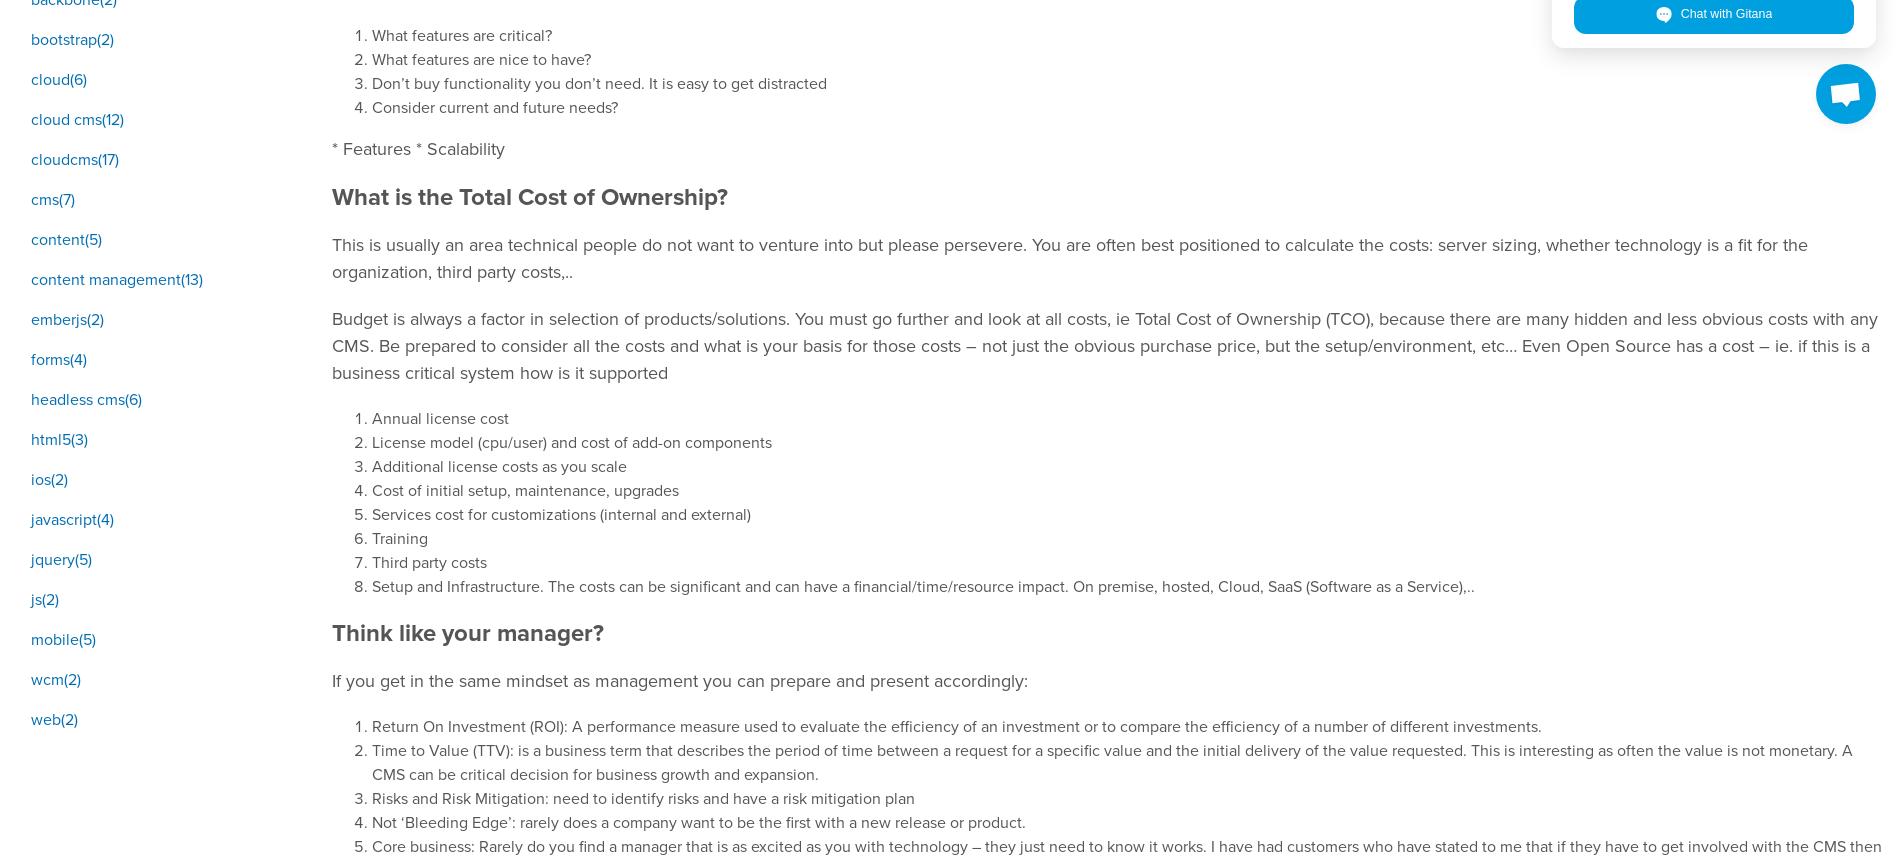 Image resolution: width=1900 pixels, height=856 pixels. Describe the element at coordinates (54, 718) in the screenshot. I see `'web(2)'` at that location.